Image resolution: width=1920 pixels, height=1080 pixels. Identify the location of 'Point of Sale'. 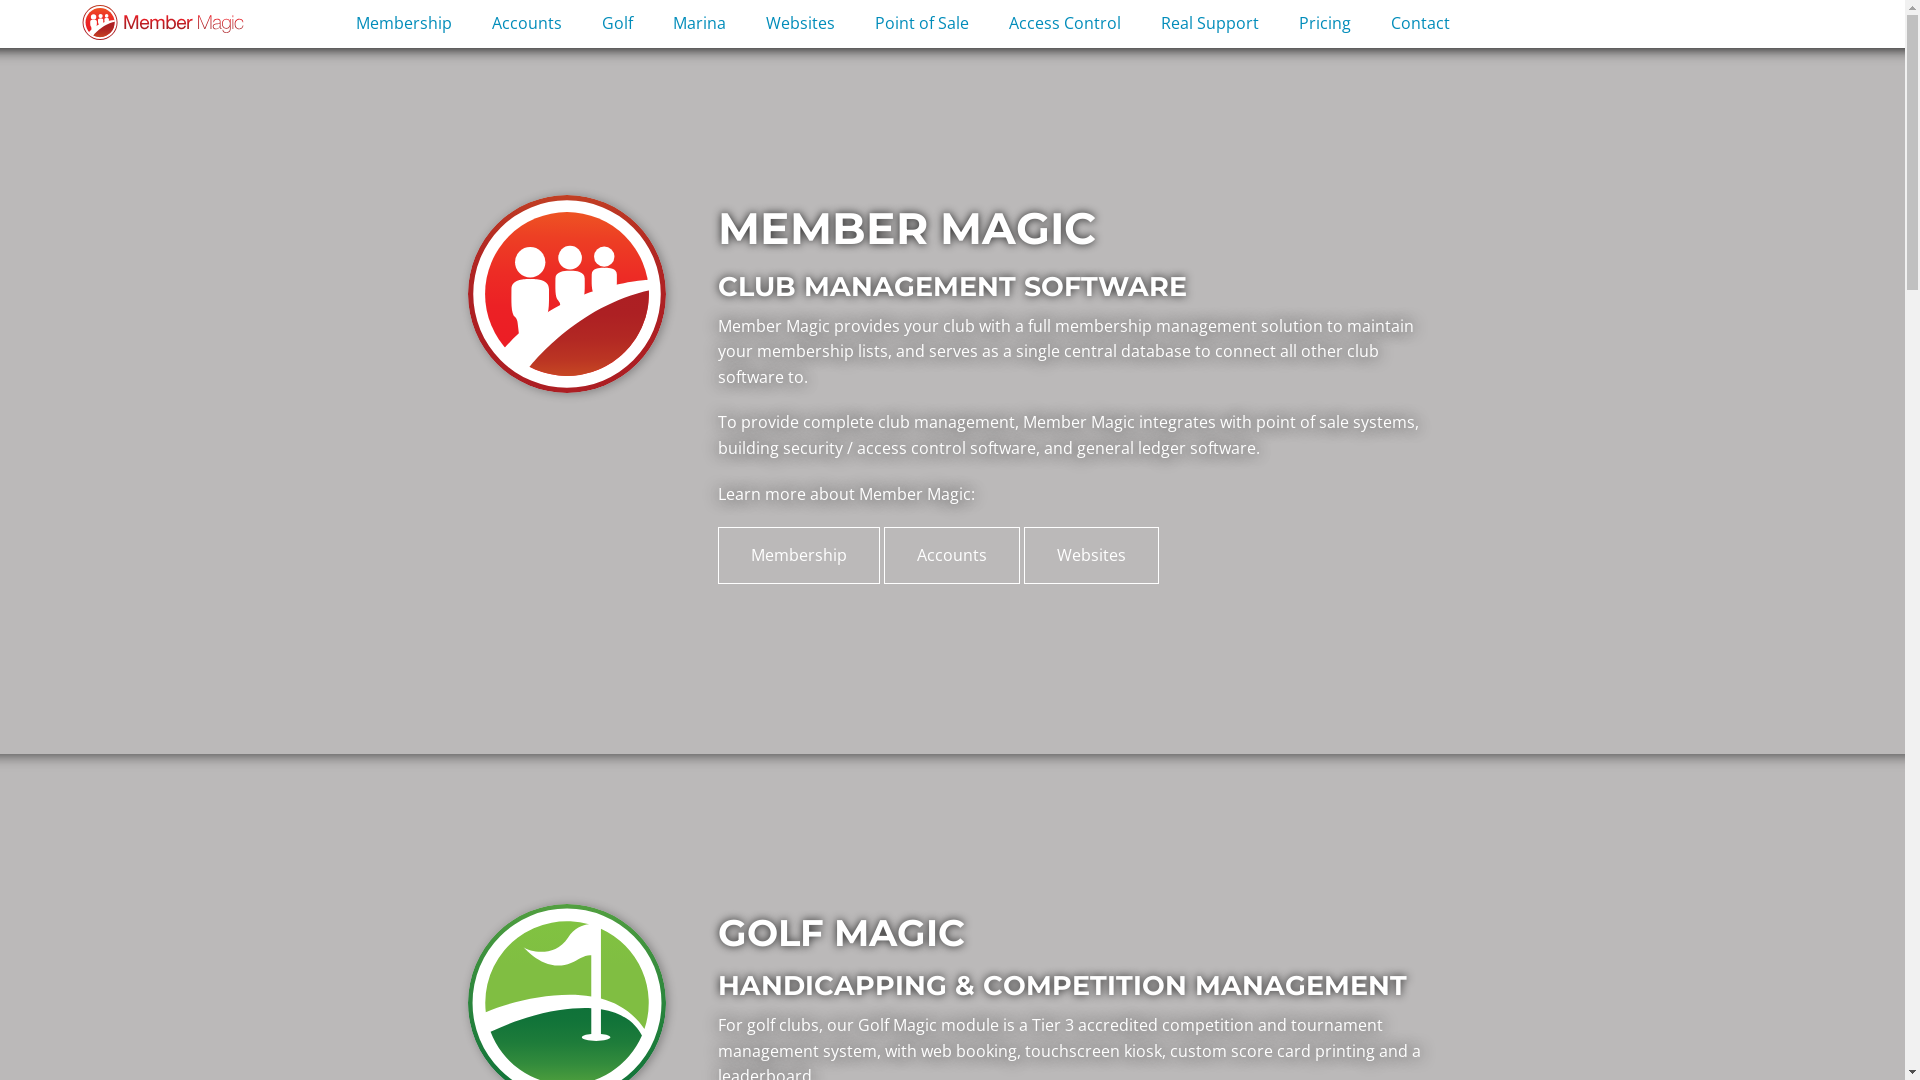
(920, 24).